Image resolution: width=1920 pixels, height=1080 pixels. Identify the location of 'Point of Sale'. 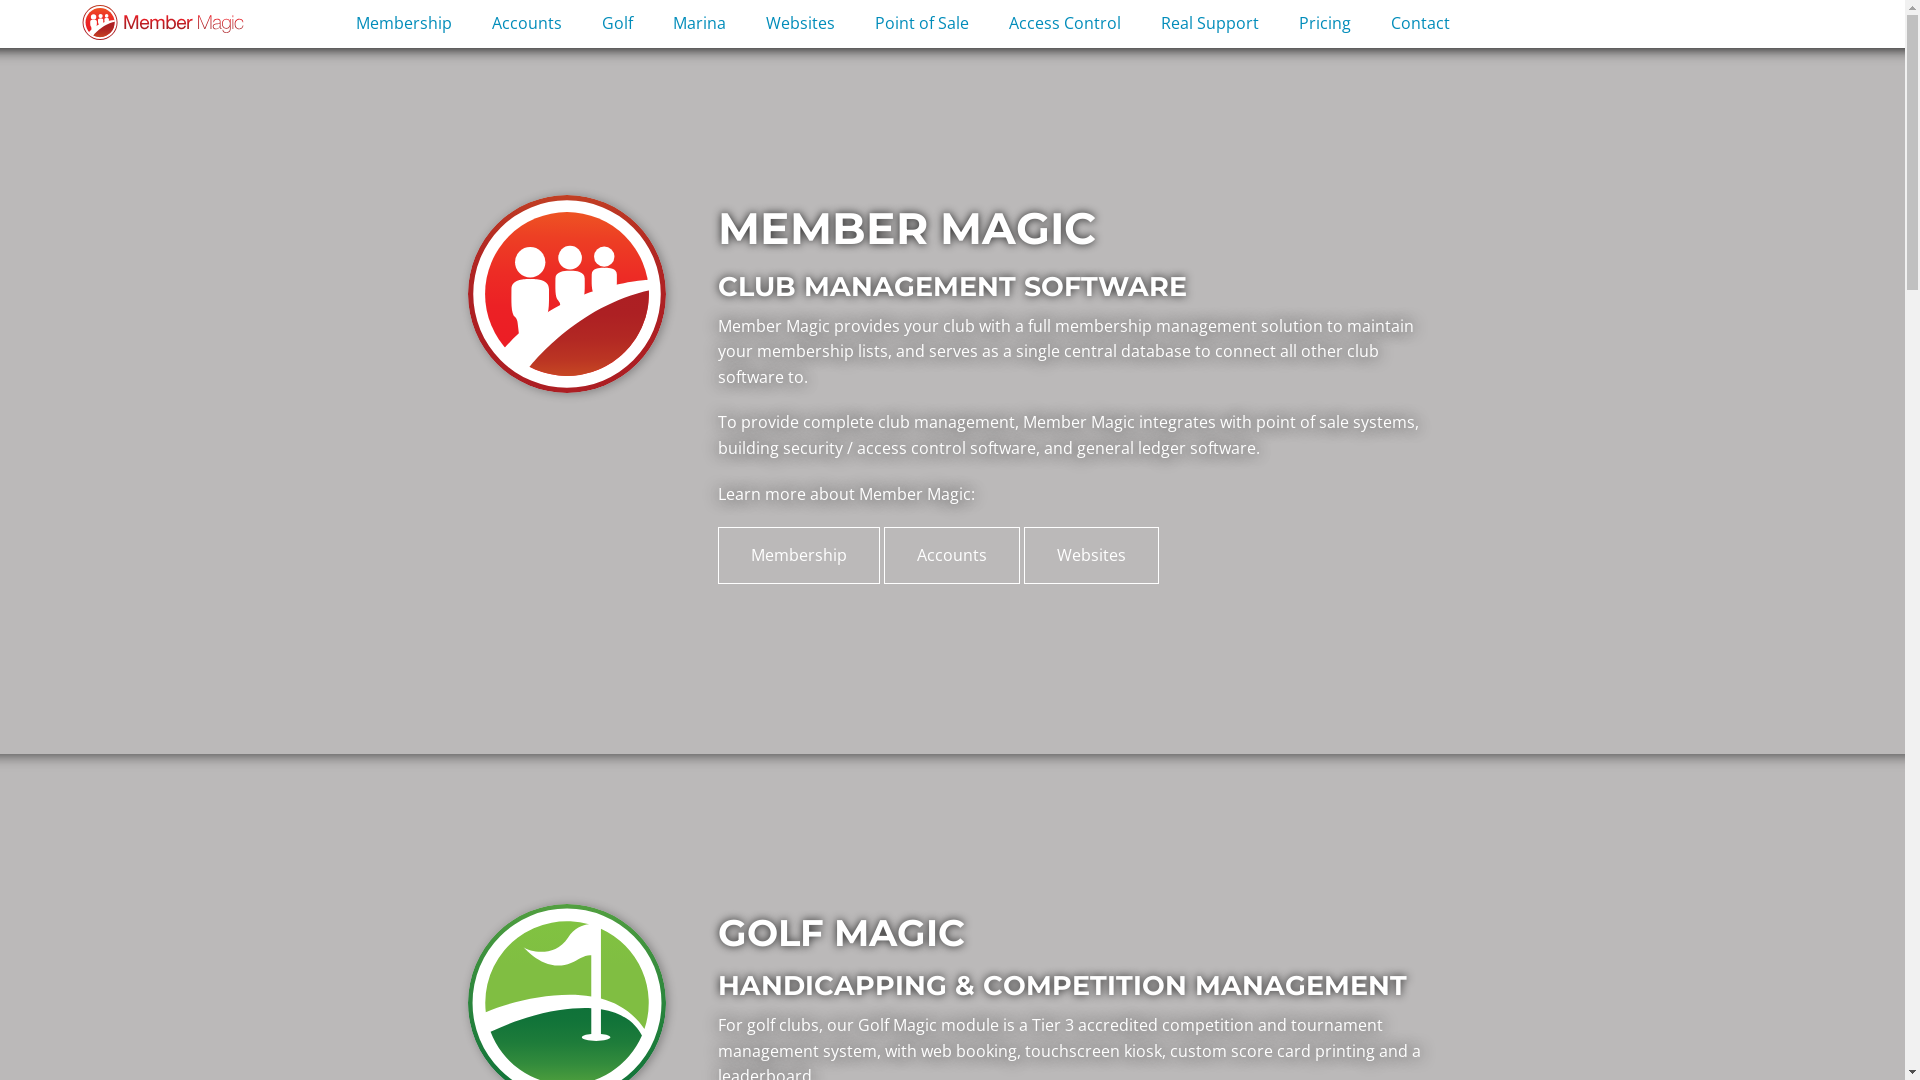
(920, 24).